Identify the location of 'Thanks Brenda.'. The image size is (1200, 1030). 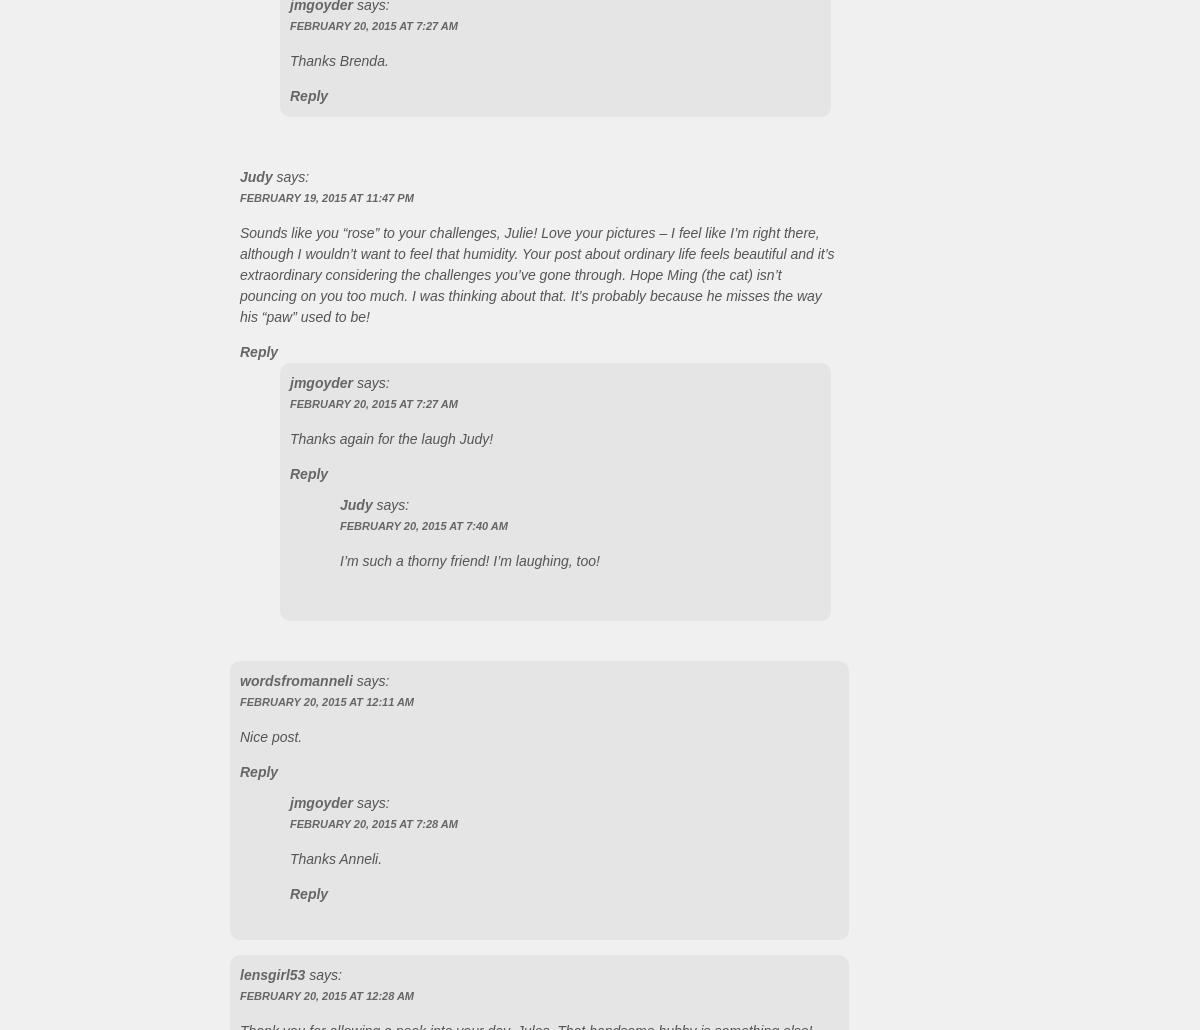
(338, 60).